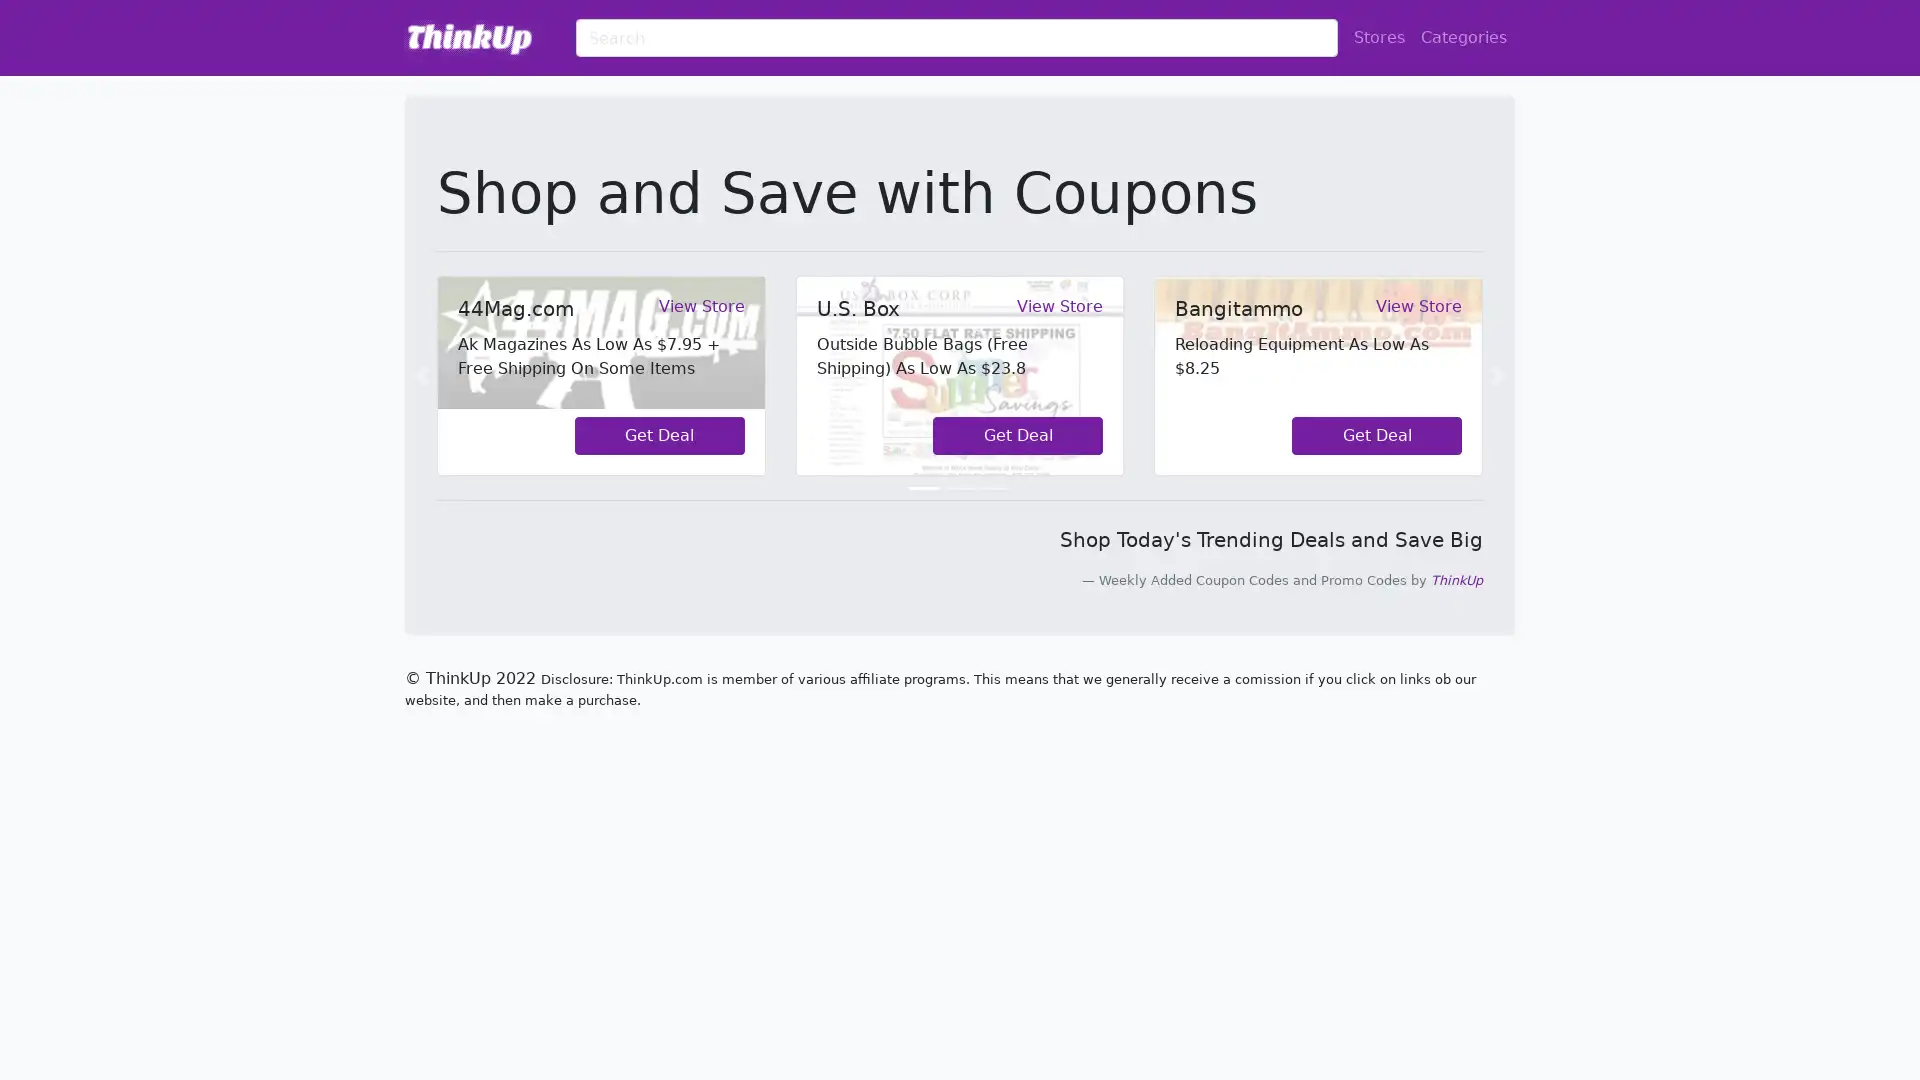 Image resolution: width=1920 pixels, height=1080 pixels. Describe the element at coordinates (421, 375) in the screenshot. I see `Previous` at that location.